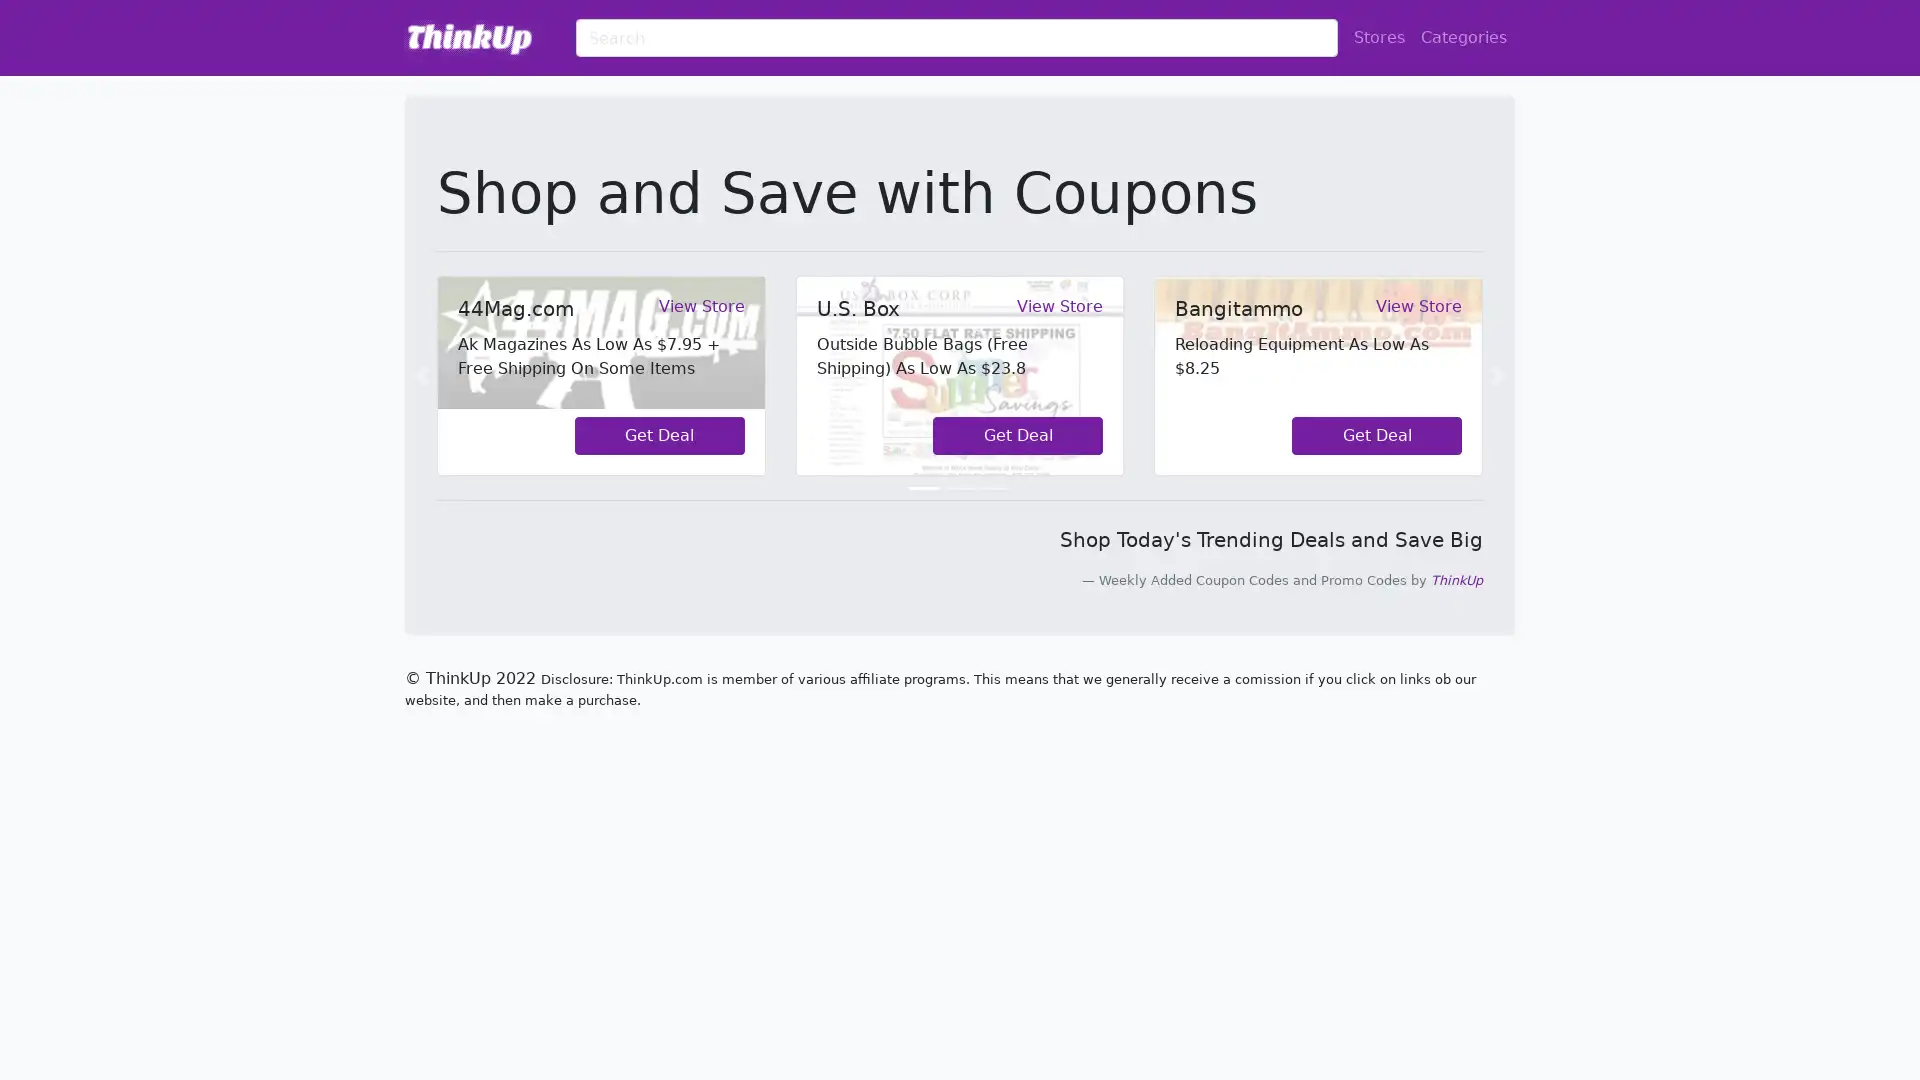 Image resolution: width=1920 pixels, height=1080 pixels. Describe the element at coordinates (421, 375) in the screenshot. I see `Previous` at that location.